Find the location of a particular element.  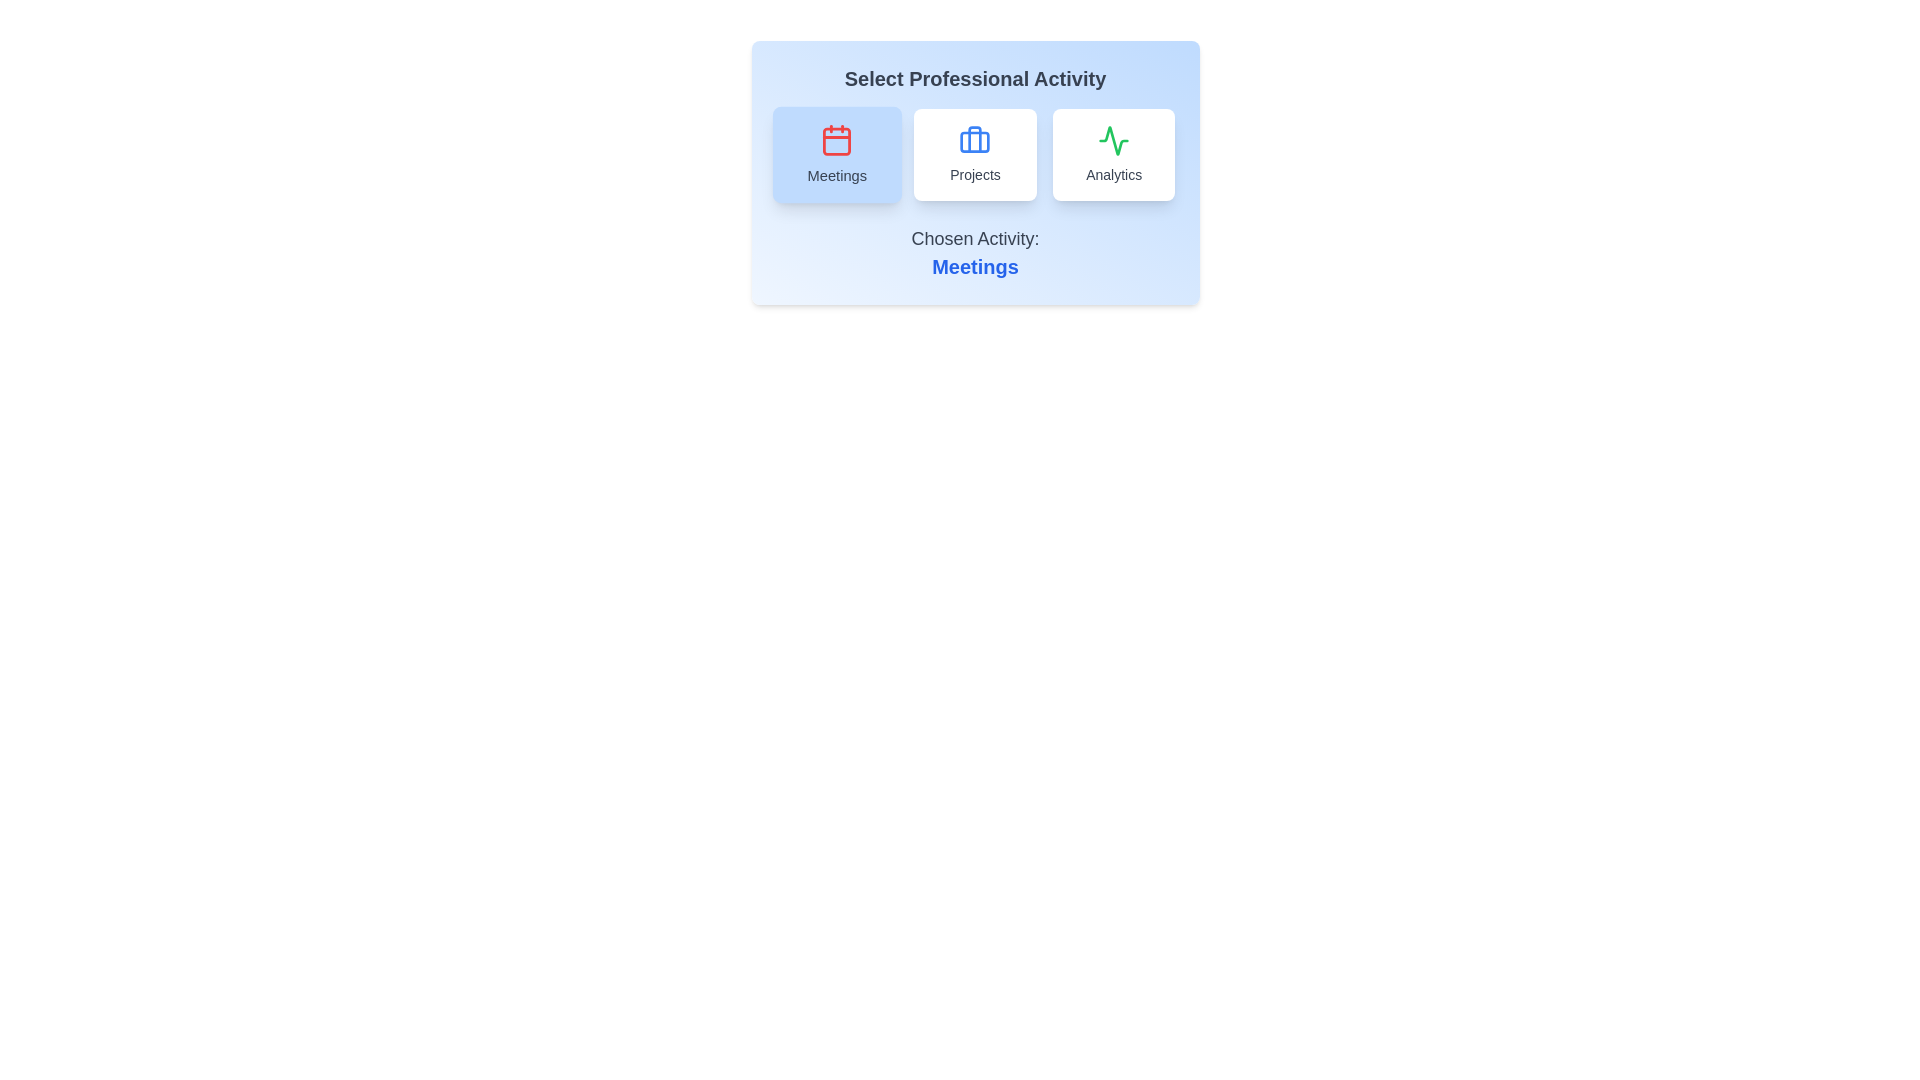

the Meetings button to observe visual feedback is located at coordinates (836, 153).